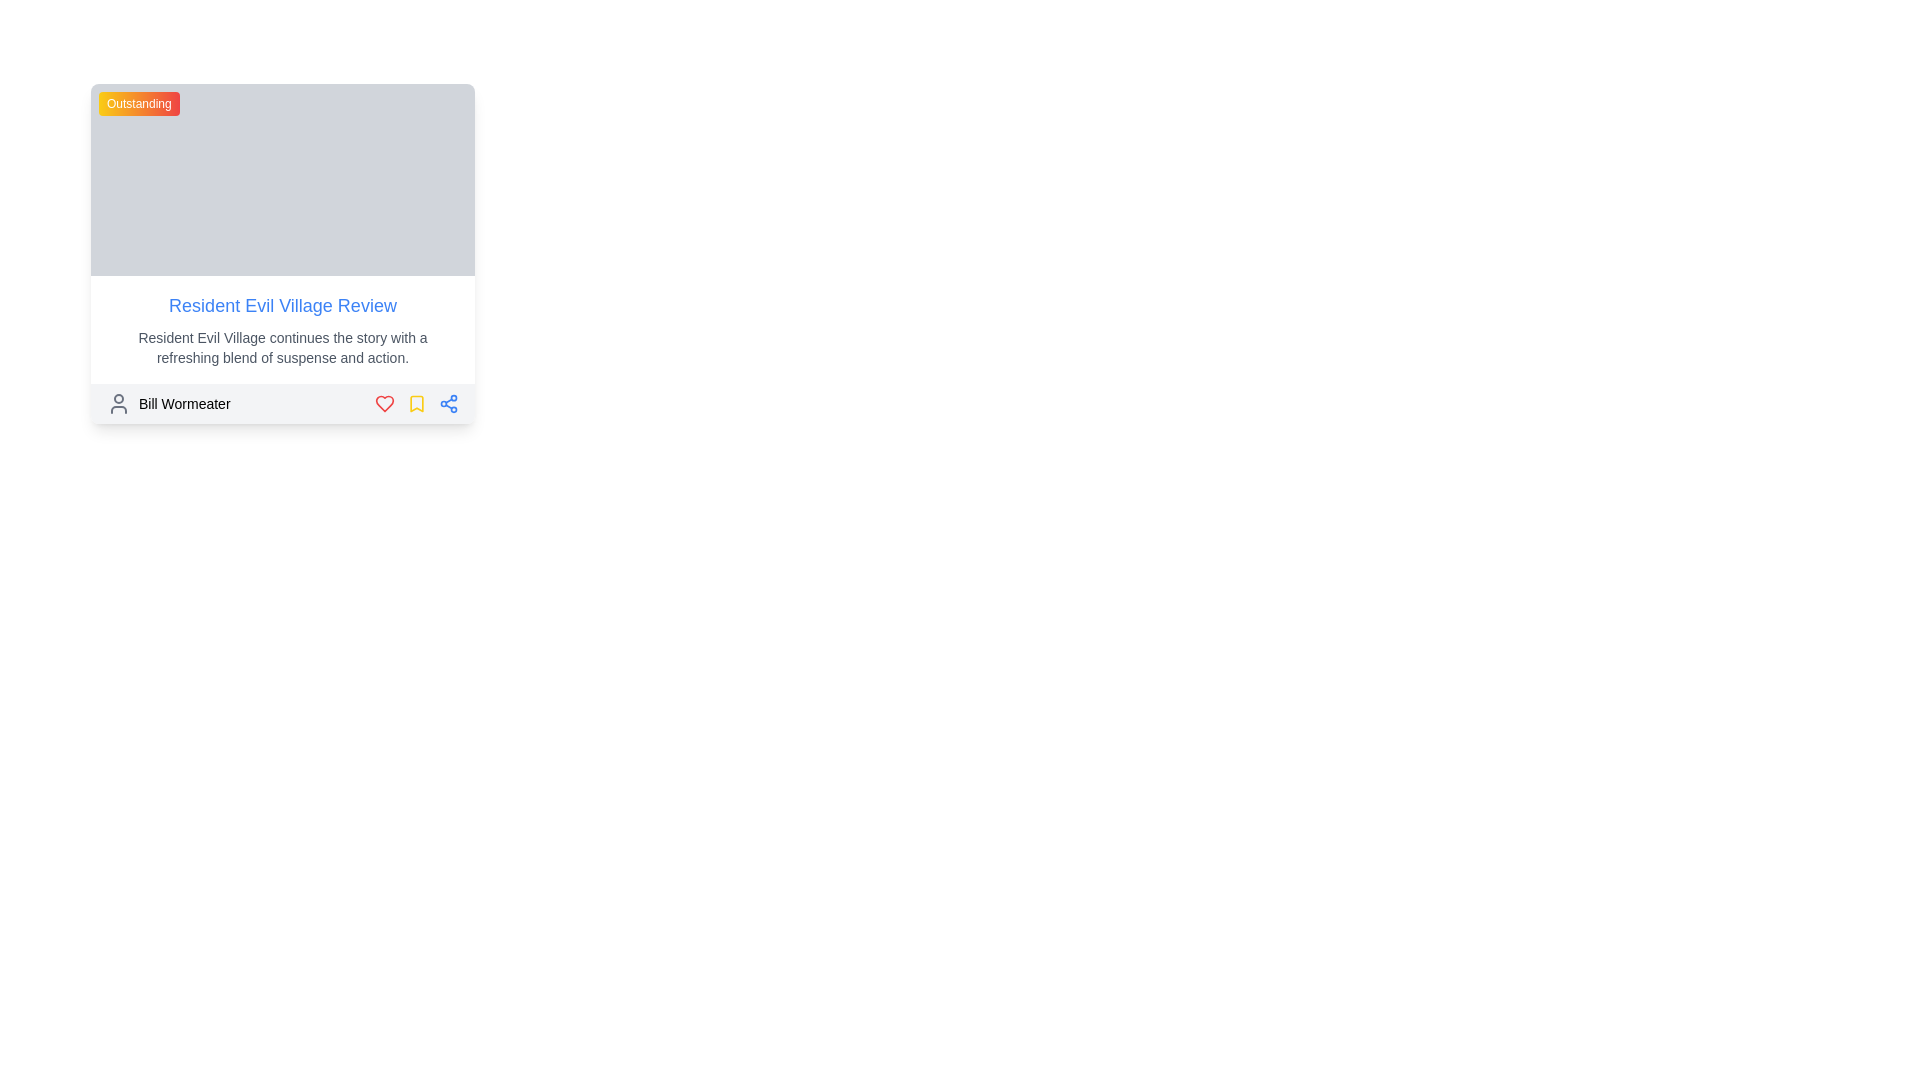 The width and height of the screenshot is (1920, 1080). What do you see at coordinates (416, 404) in the screenshot?
I see `the bookmark icon located as the second interactive item from the right in the horizontal group below the main text content of the card` at bounding box center [416, 404].